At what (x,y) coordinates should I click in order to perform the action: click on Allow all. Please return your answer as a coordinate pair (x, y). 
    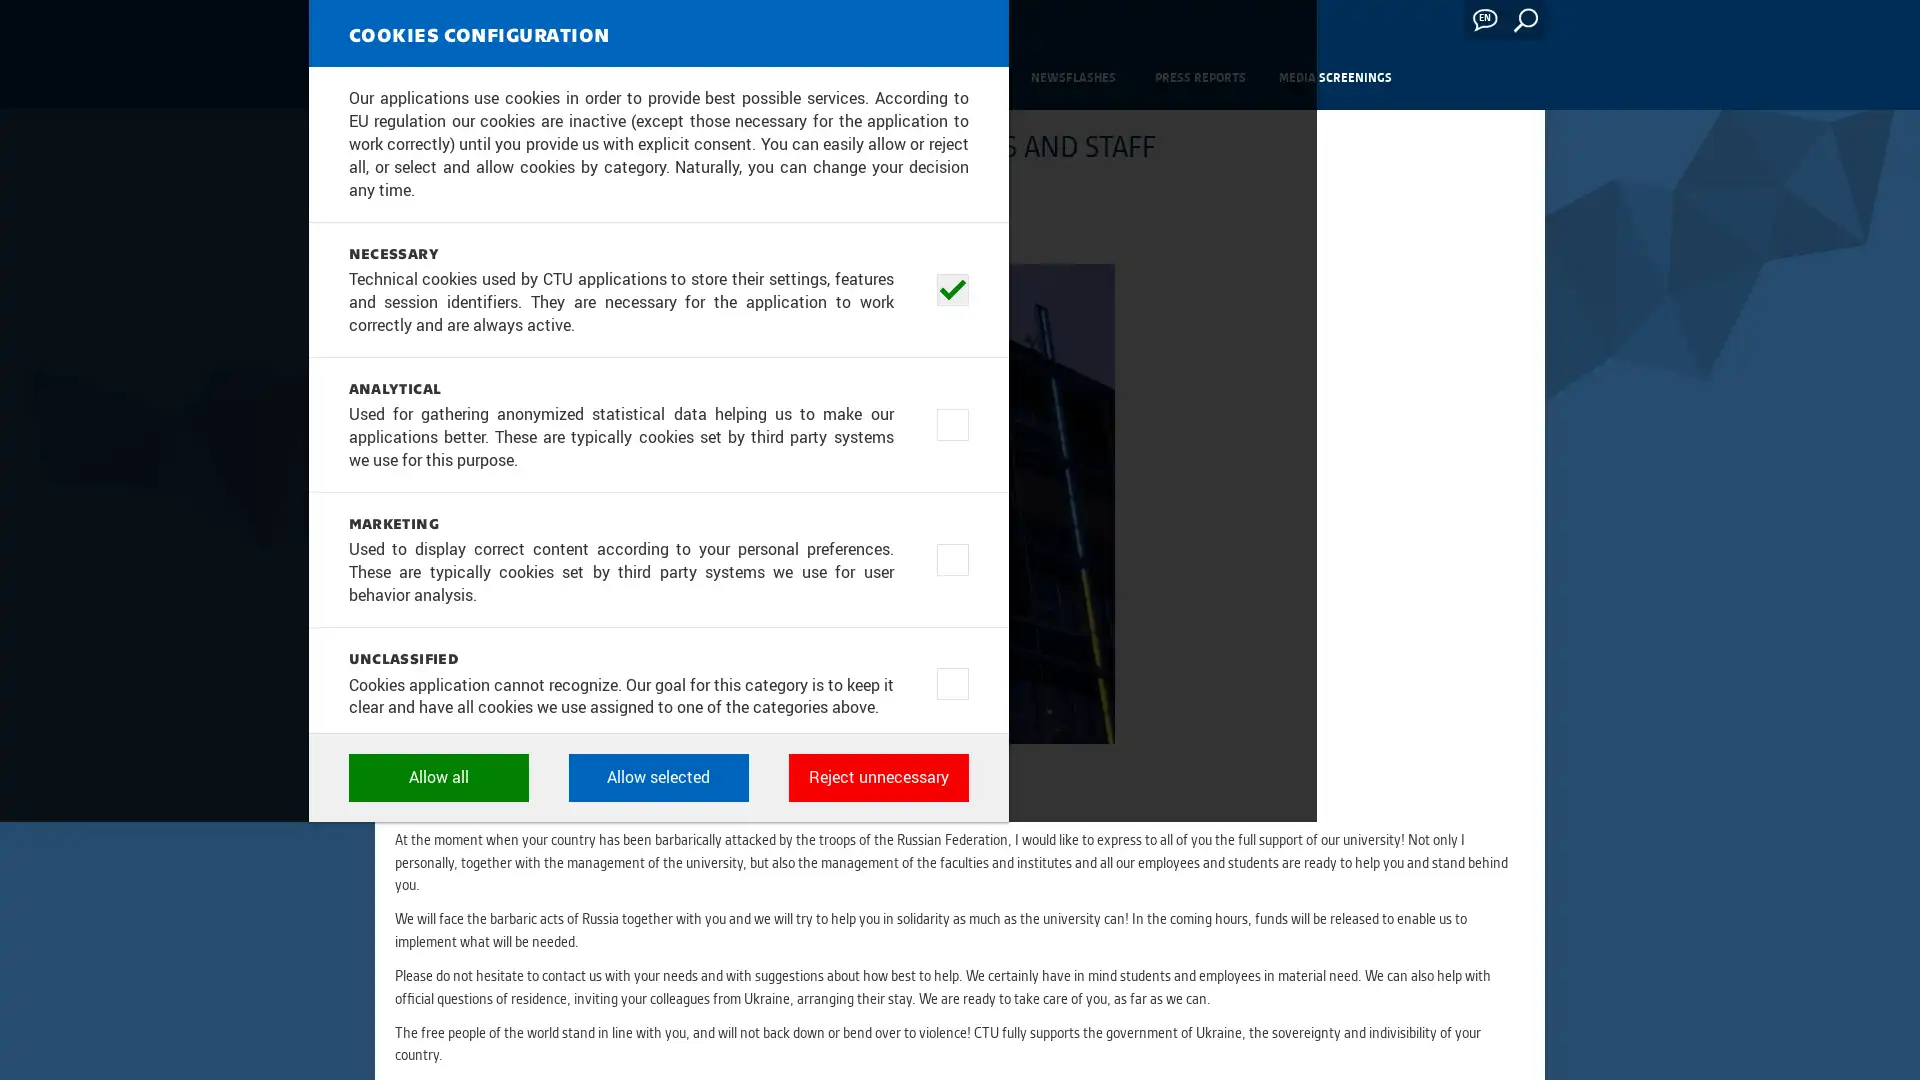
    Looking at the image, I should click on (738, 985).